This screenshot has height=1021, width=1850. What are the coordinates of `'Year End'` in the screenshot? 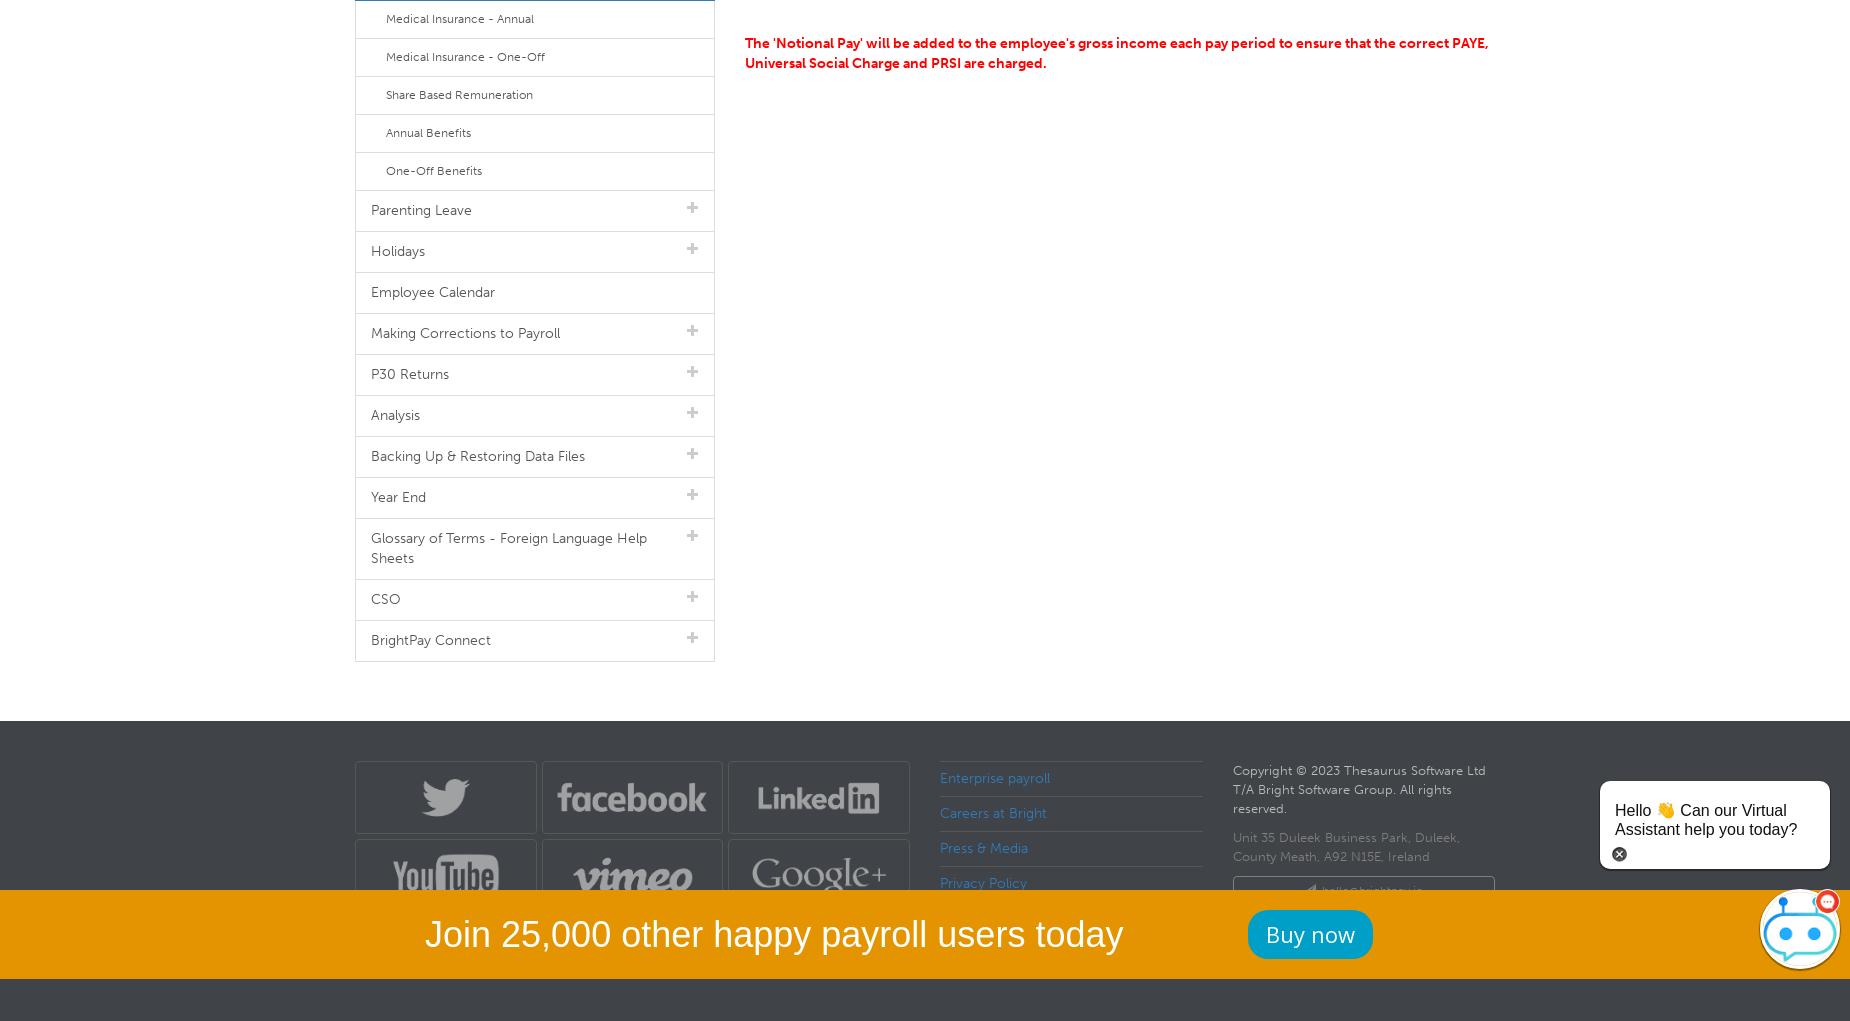 It's located at (397, 496).